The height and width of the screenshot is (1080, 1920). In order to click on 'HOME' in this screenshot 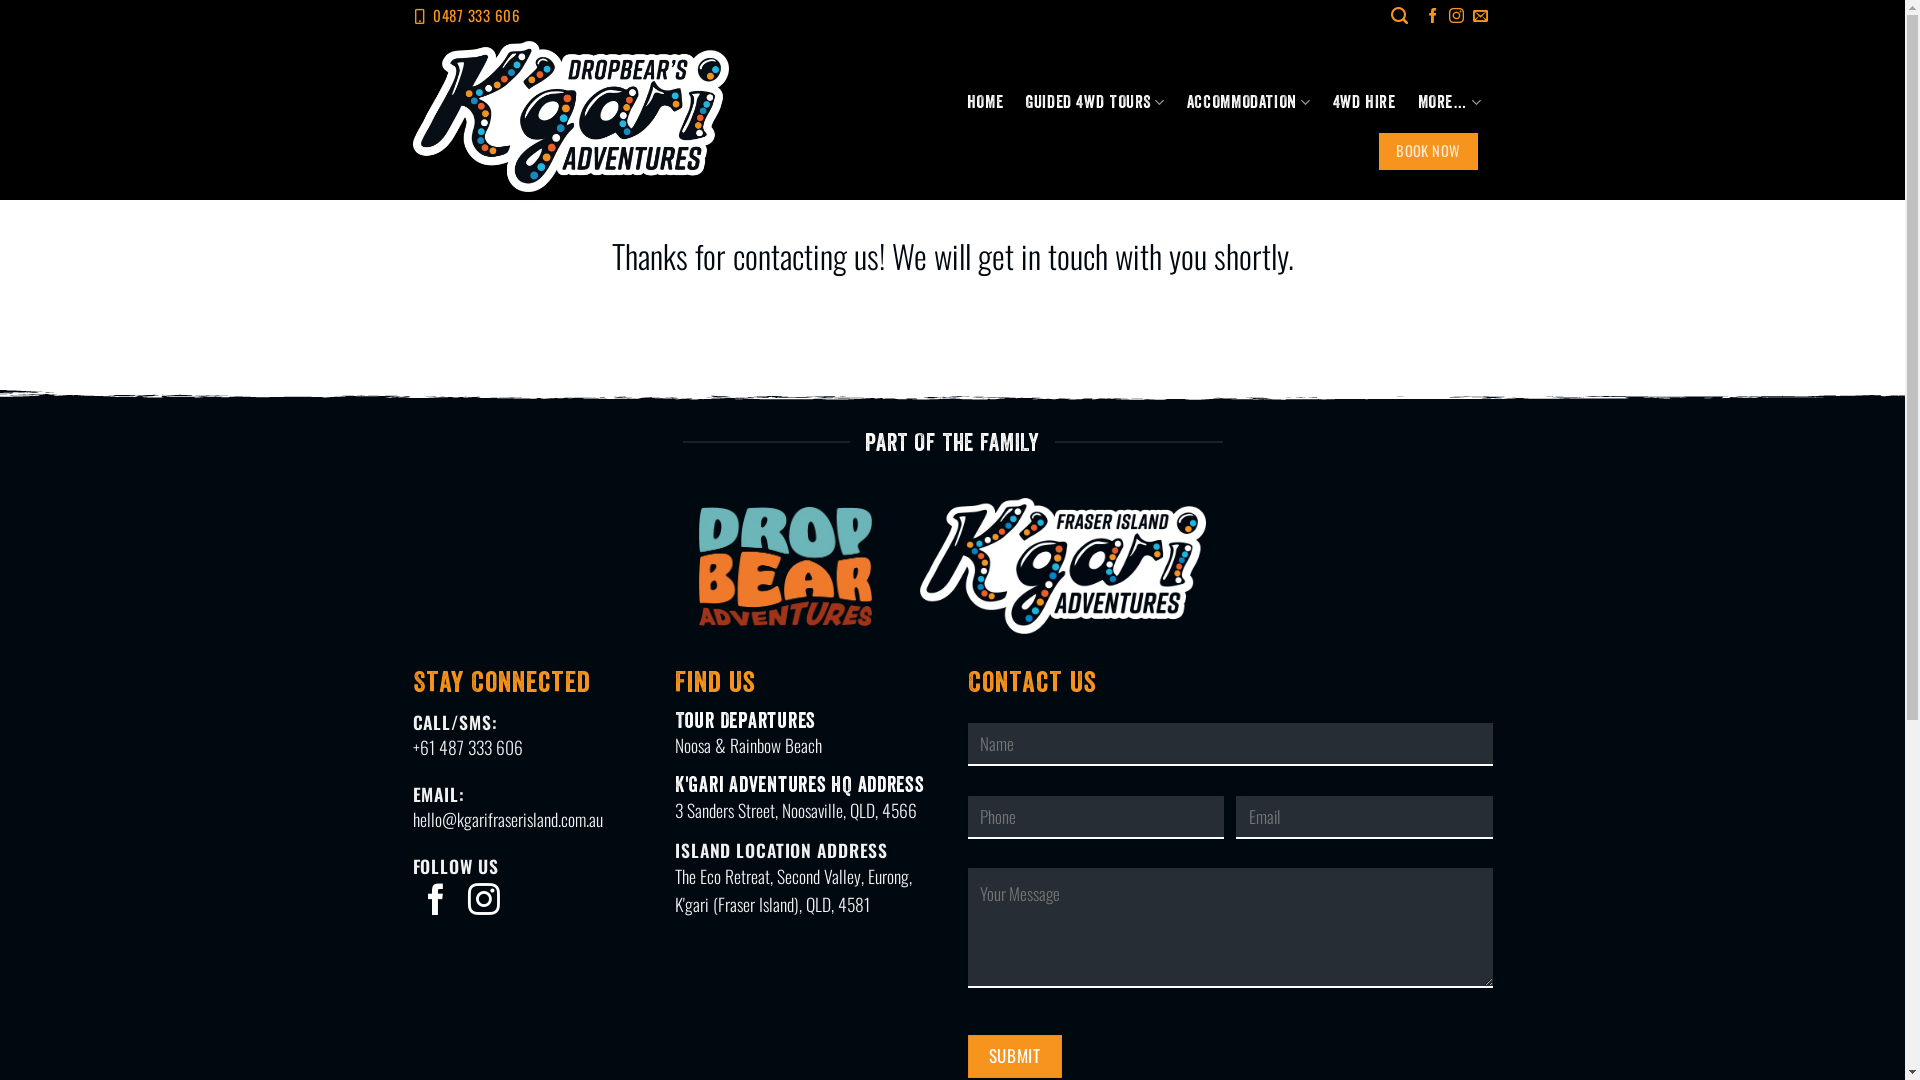, I will do `click(984, 101)`.